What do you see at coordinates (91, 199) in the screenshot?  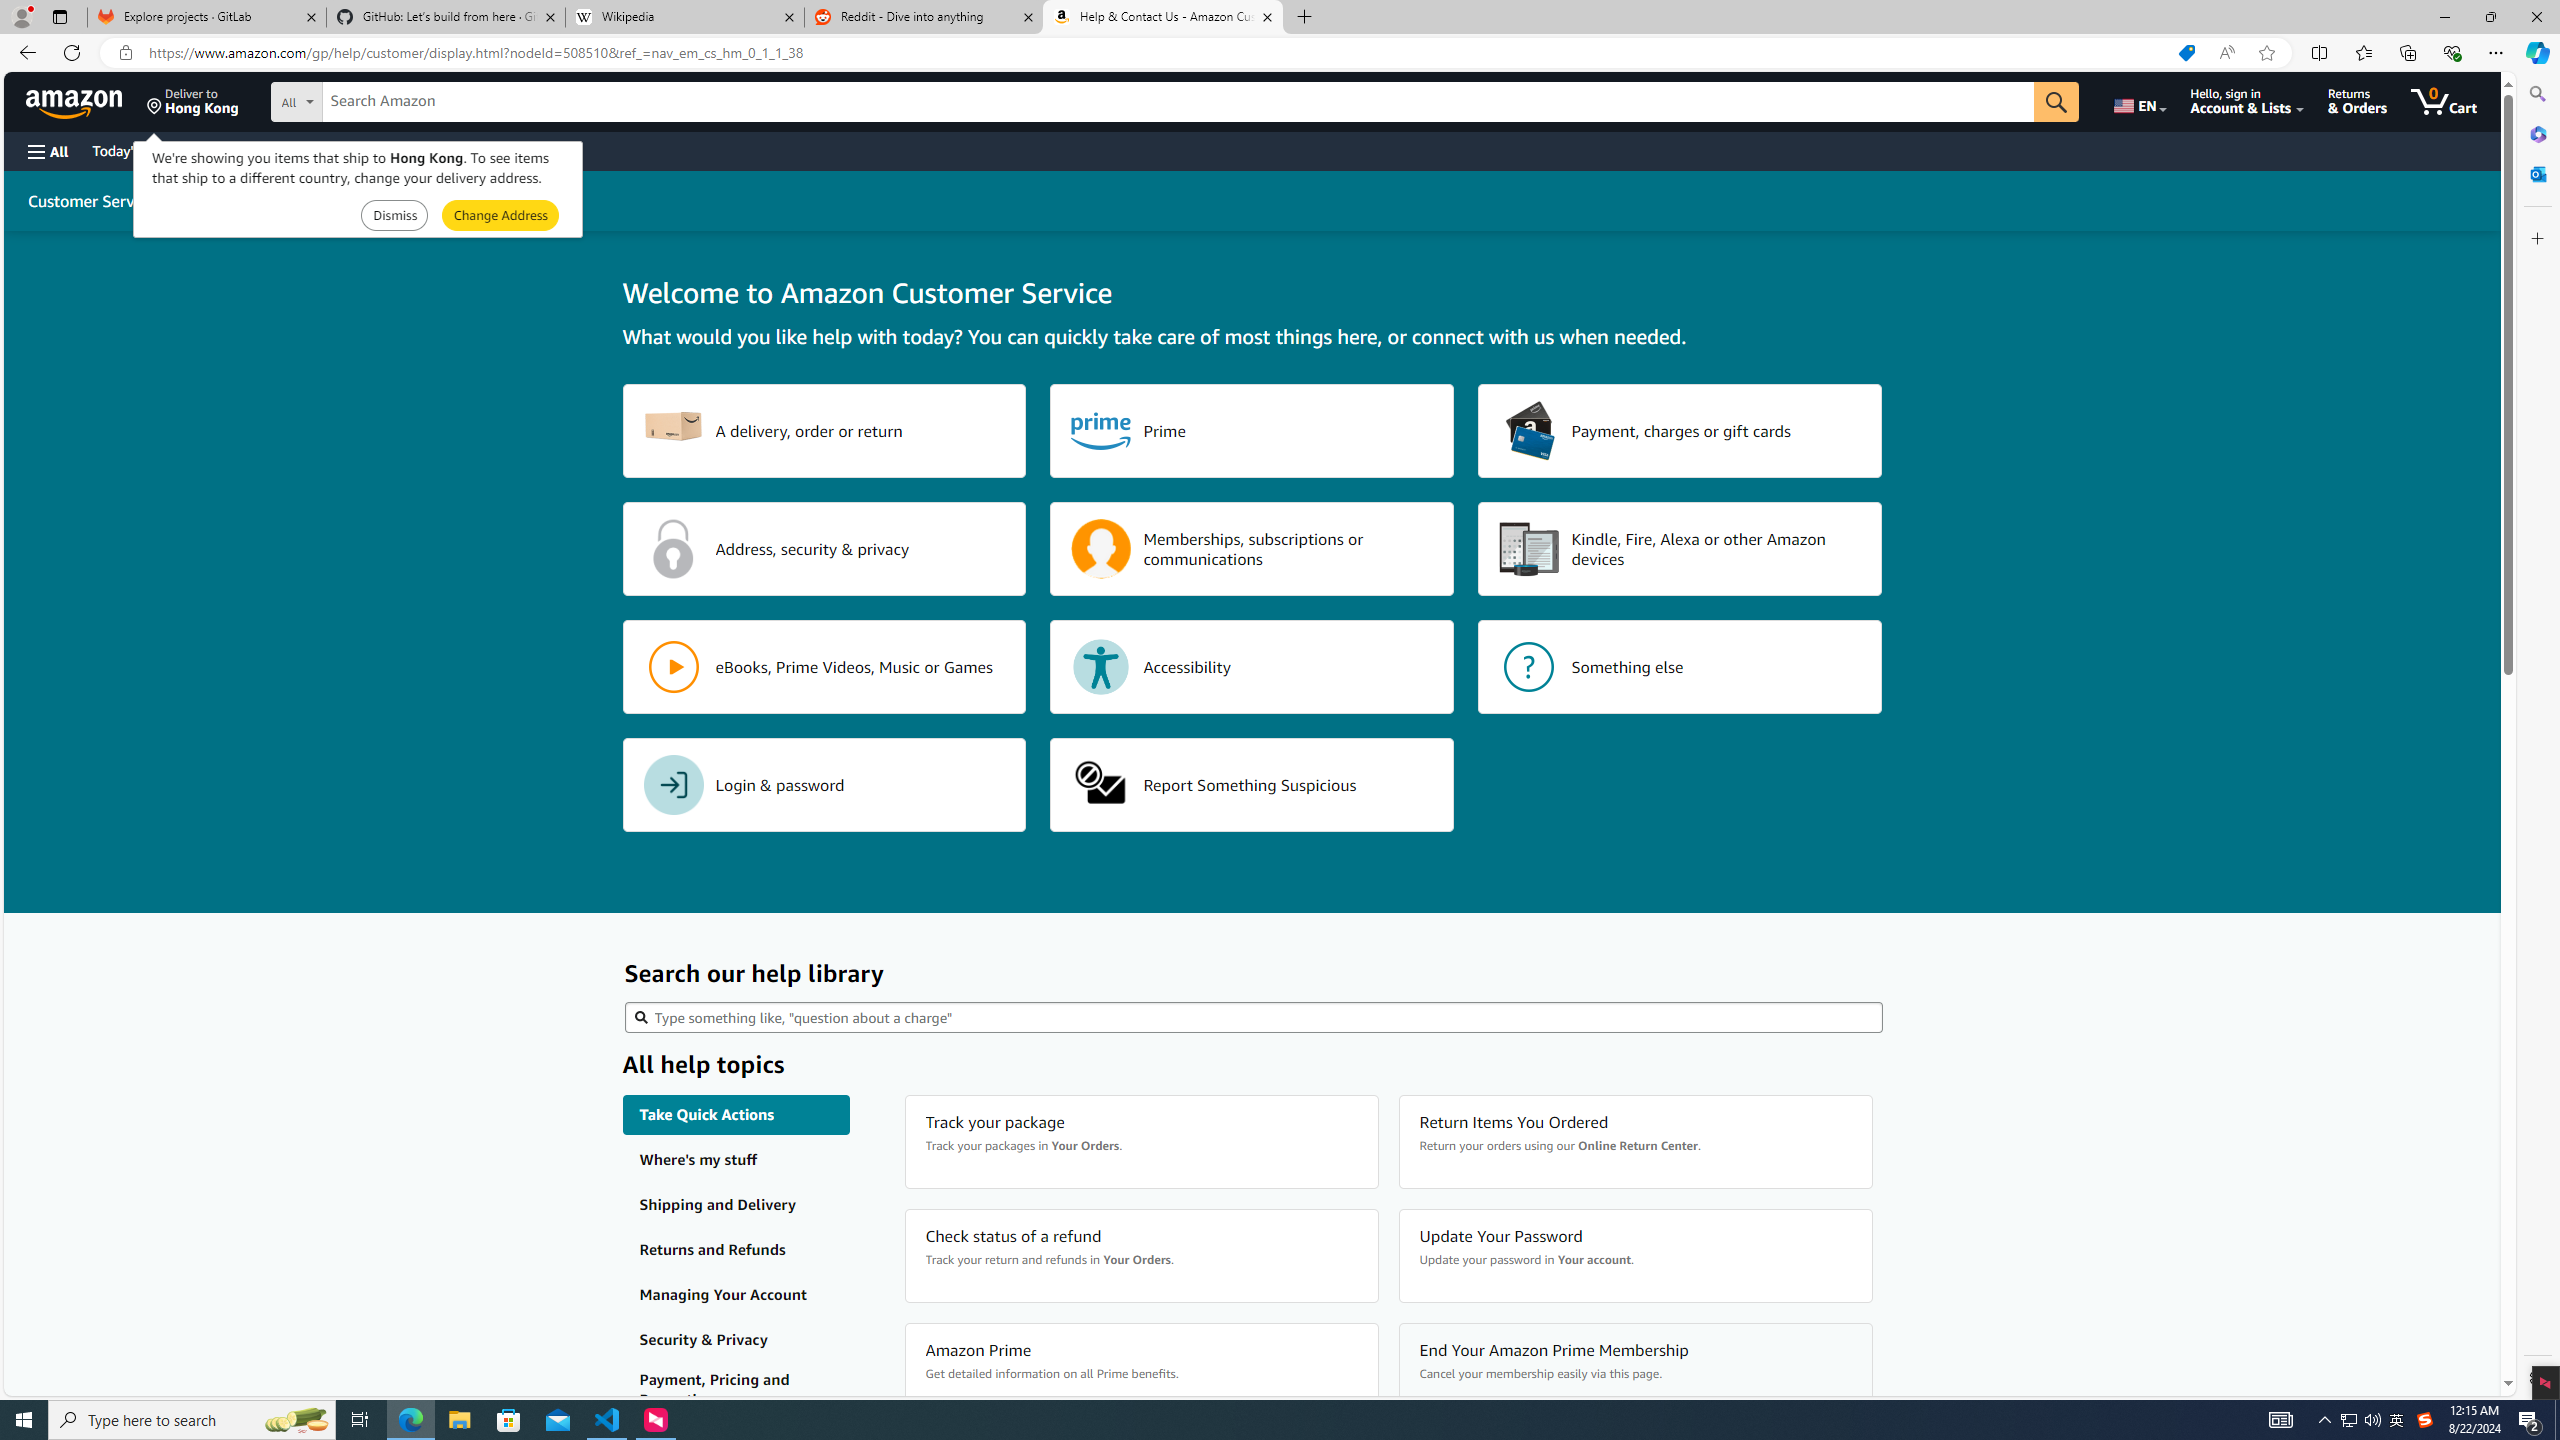 I see `'Customer Service'` at bounding box center [91, 199].